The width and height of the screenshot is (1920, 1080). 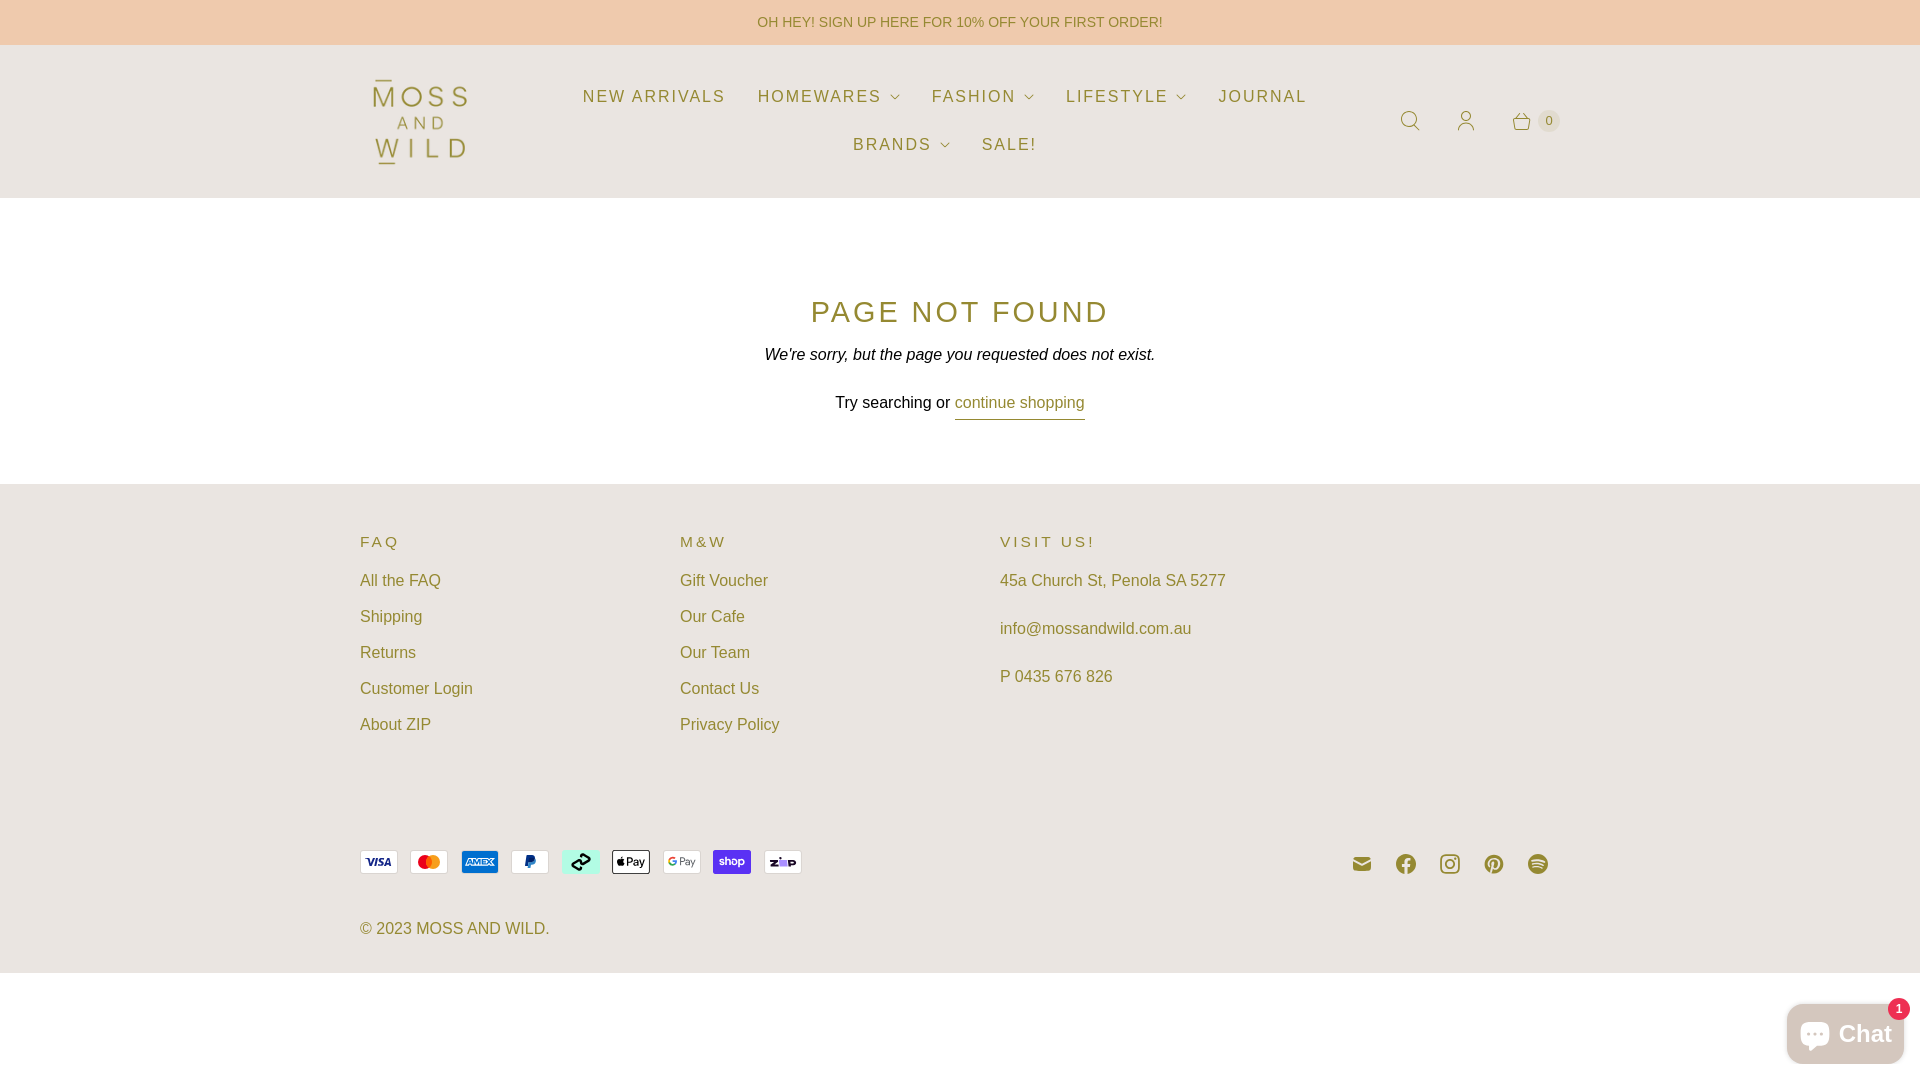 What do you see at coordinates (965, 144) in the screenshot?
I see `'SALE!'` at bounding box center [965, 144].